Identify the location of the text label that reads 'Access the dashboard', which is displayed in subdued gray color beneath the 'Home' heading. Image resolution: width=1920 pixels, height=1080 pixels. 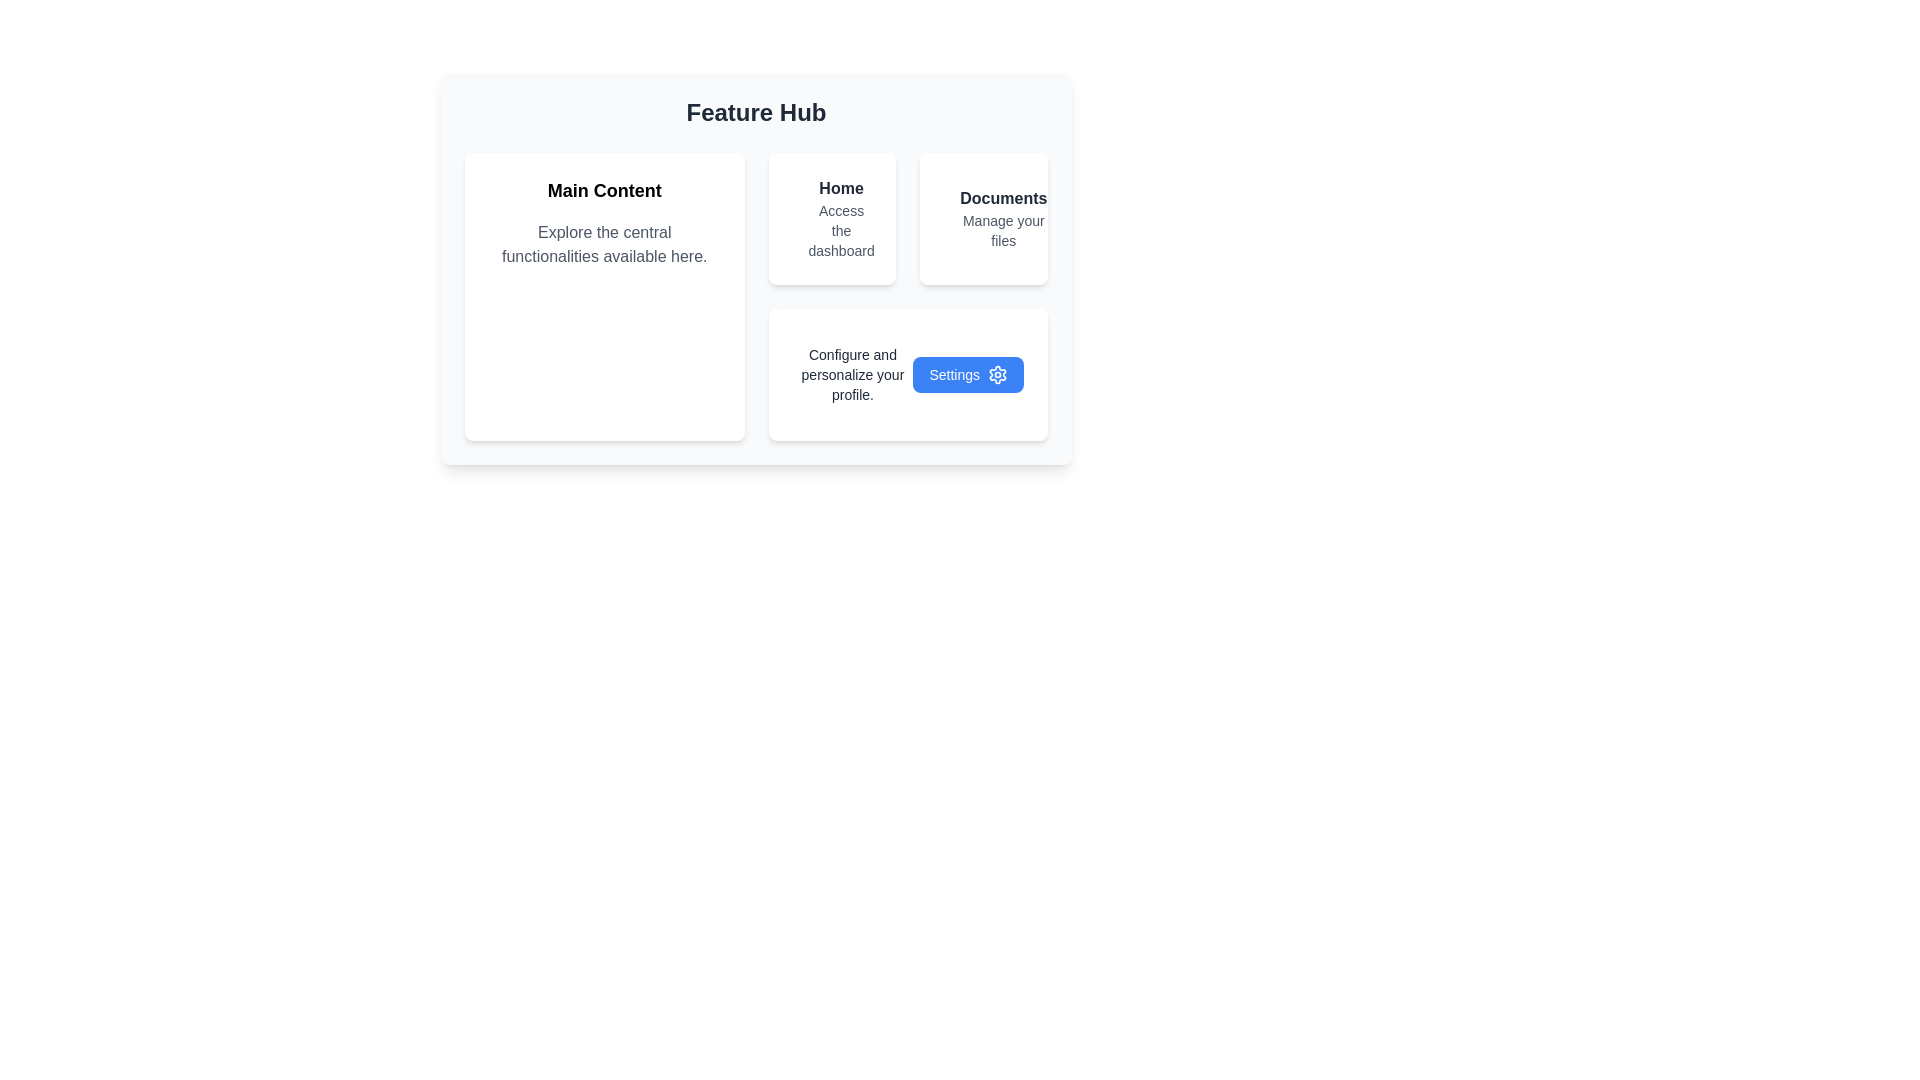
(841, 230).